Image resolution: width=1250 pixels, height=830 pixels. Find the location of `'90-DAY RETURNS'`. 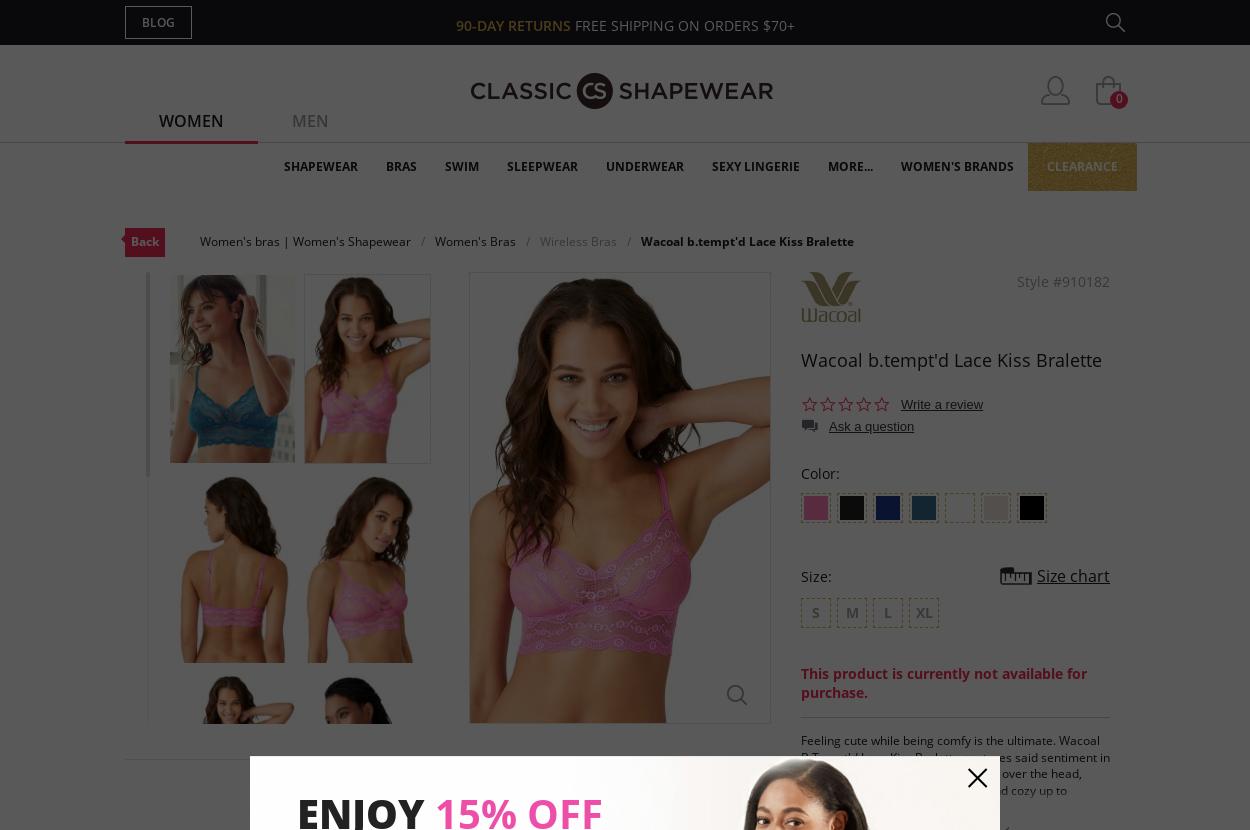

'90-DAY RETURNS' is located at coordinates (514, 25).